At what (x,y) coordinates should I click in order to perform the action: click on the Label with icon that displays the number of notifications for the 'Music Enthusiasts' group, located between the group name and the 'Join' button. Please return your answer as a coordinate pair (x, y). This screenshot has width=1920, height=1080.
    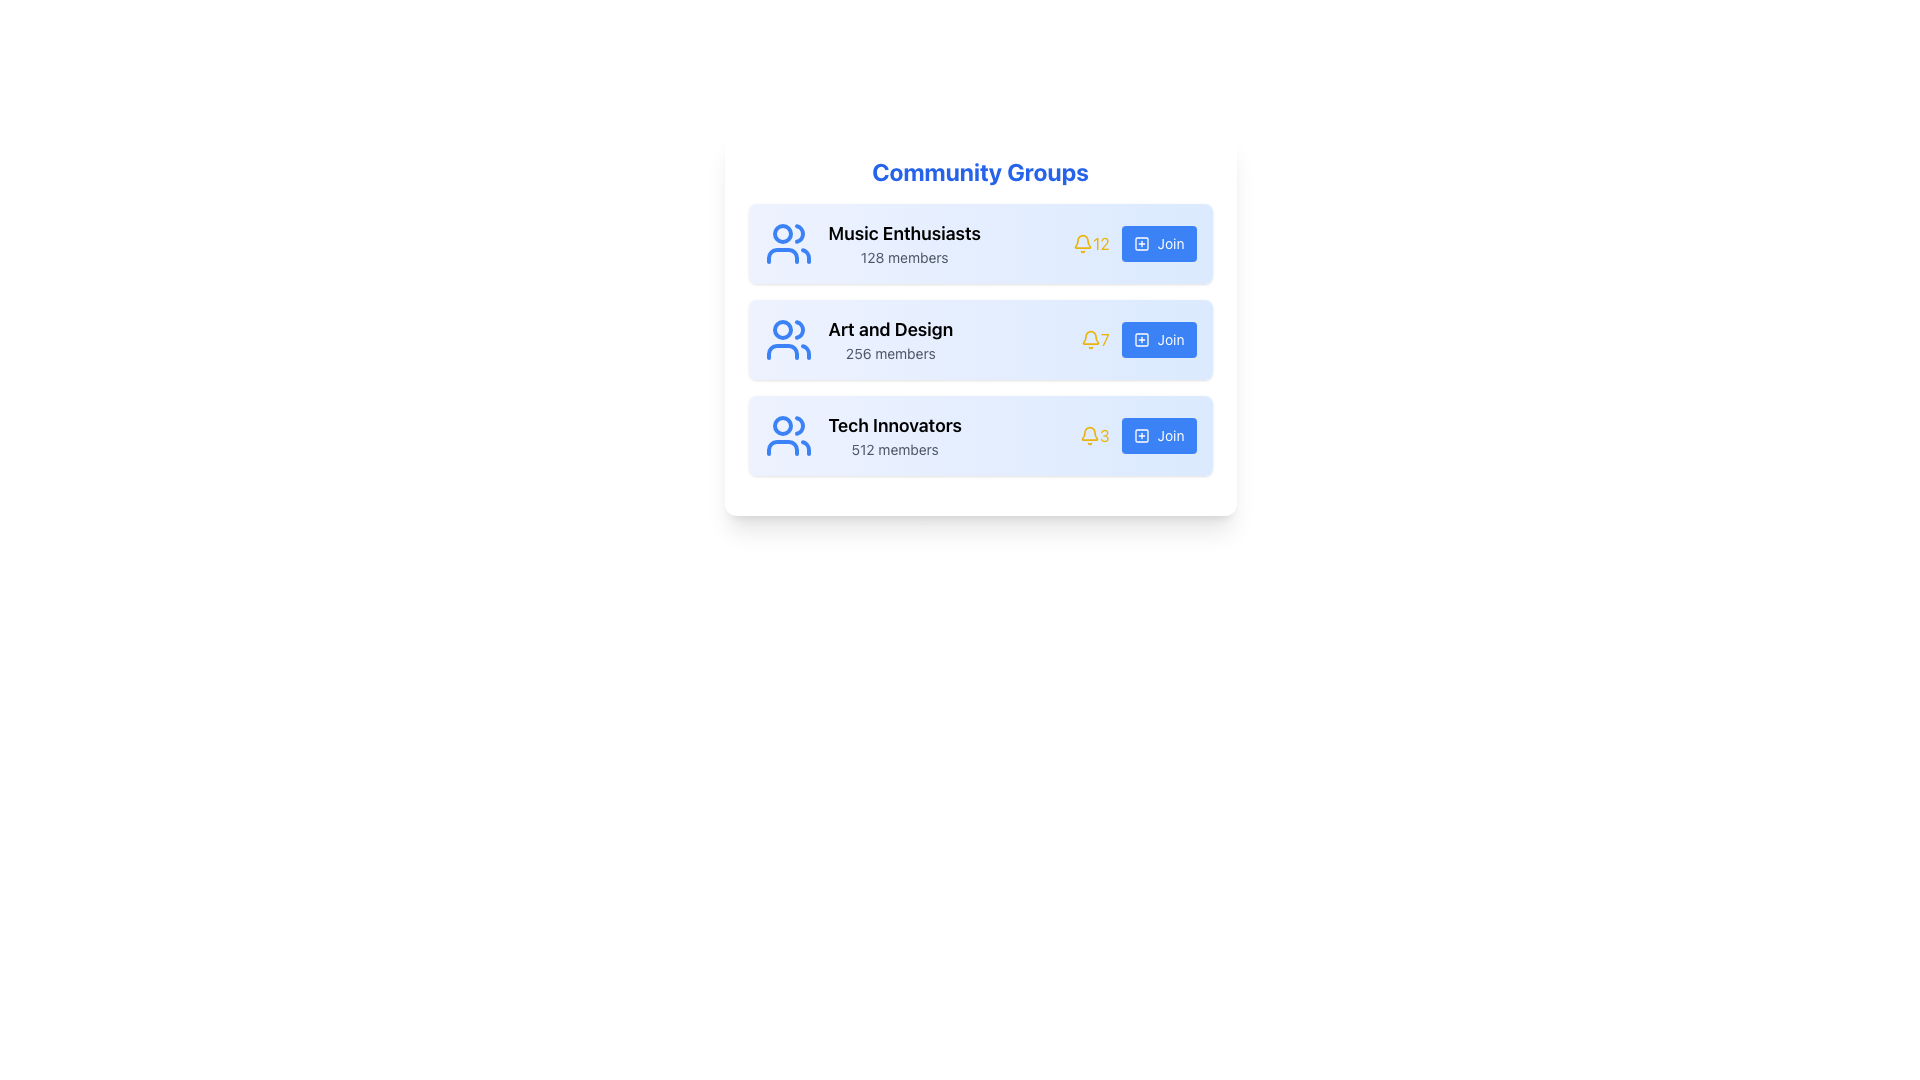
    Looking at the image, I should click on (1090, 242).